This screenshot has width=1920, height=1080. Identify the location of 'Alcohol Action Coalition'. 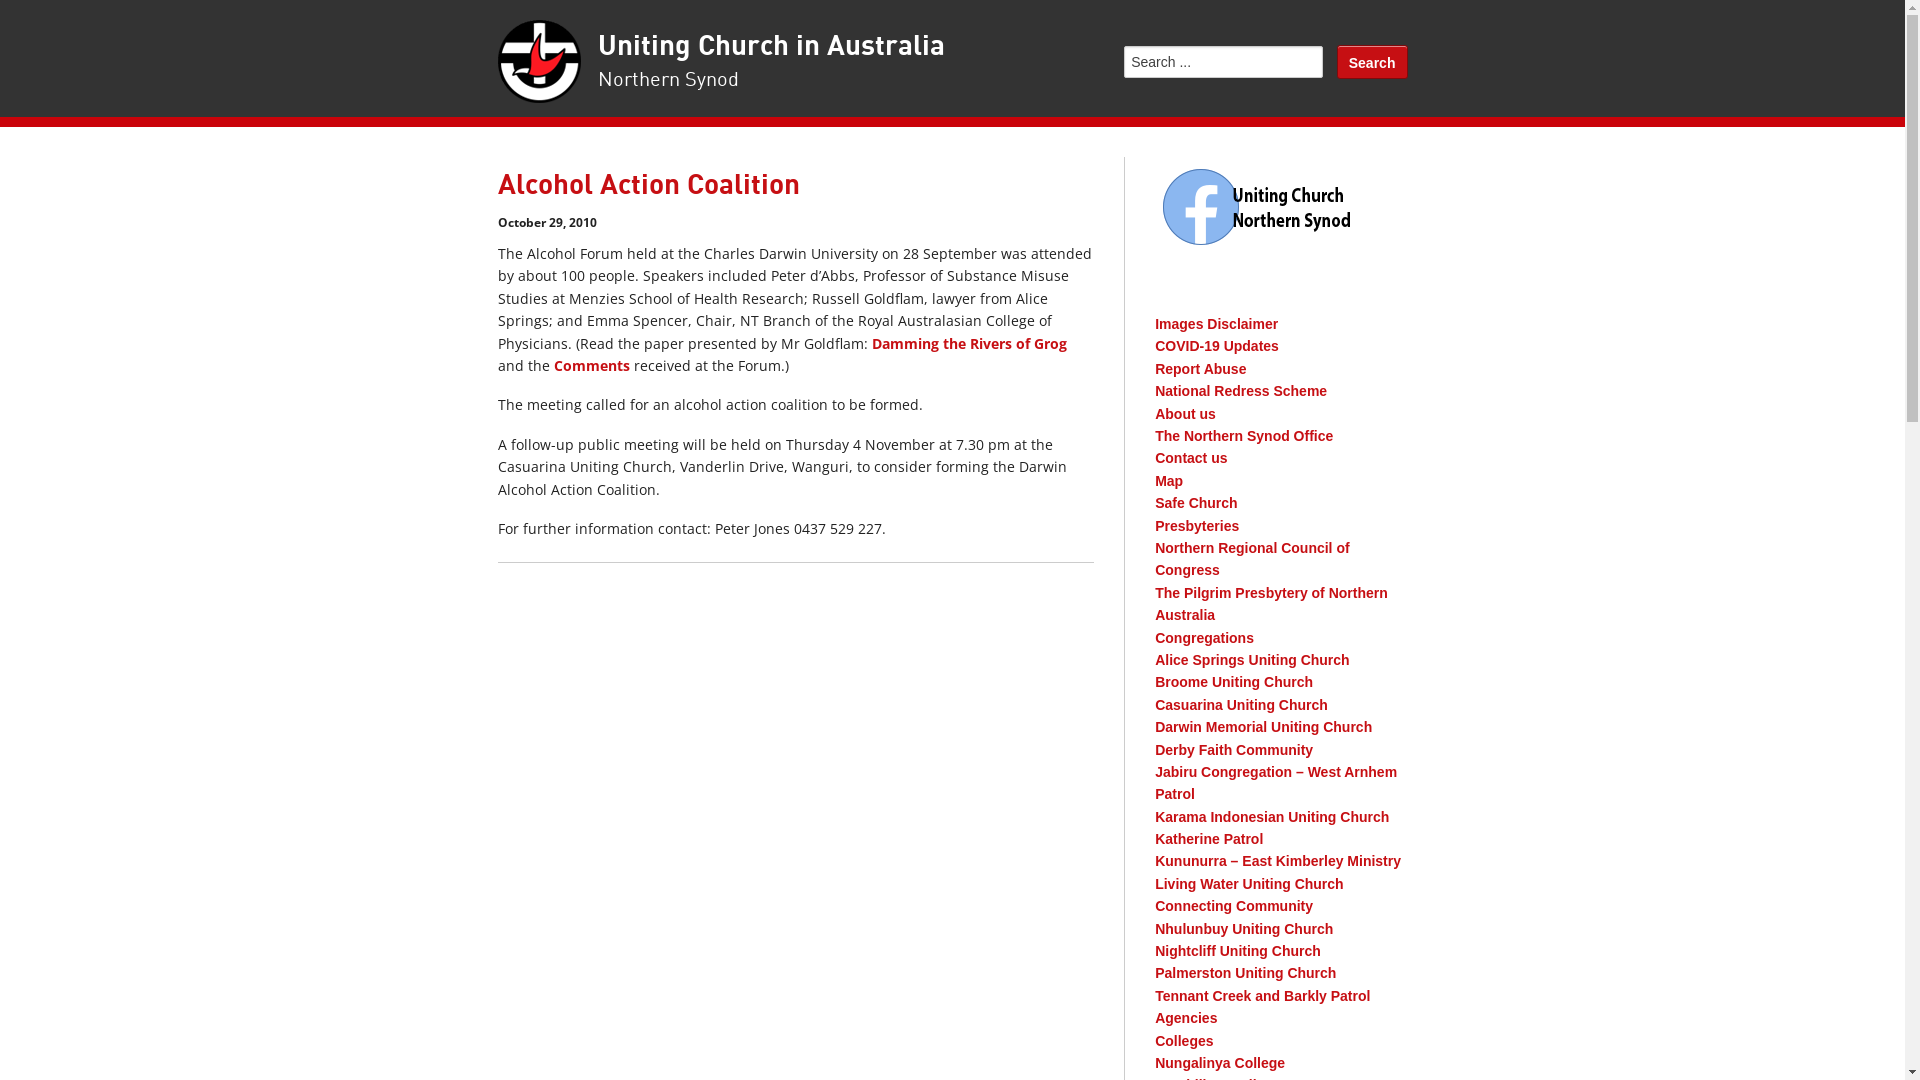
(648, 185).